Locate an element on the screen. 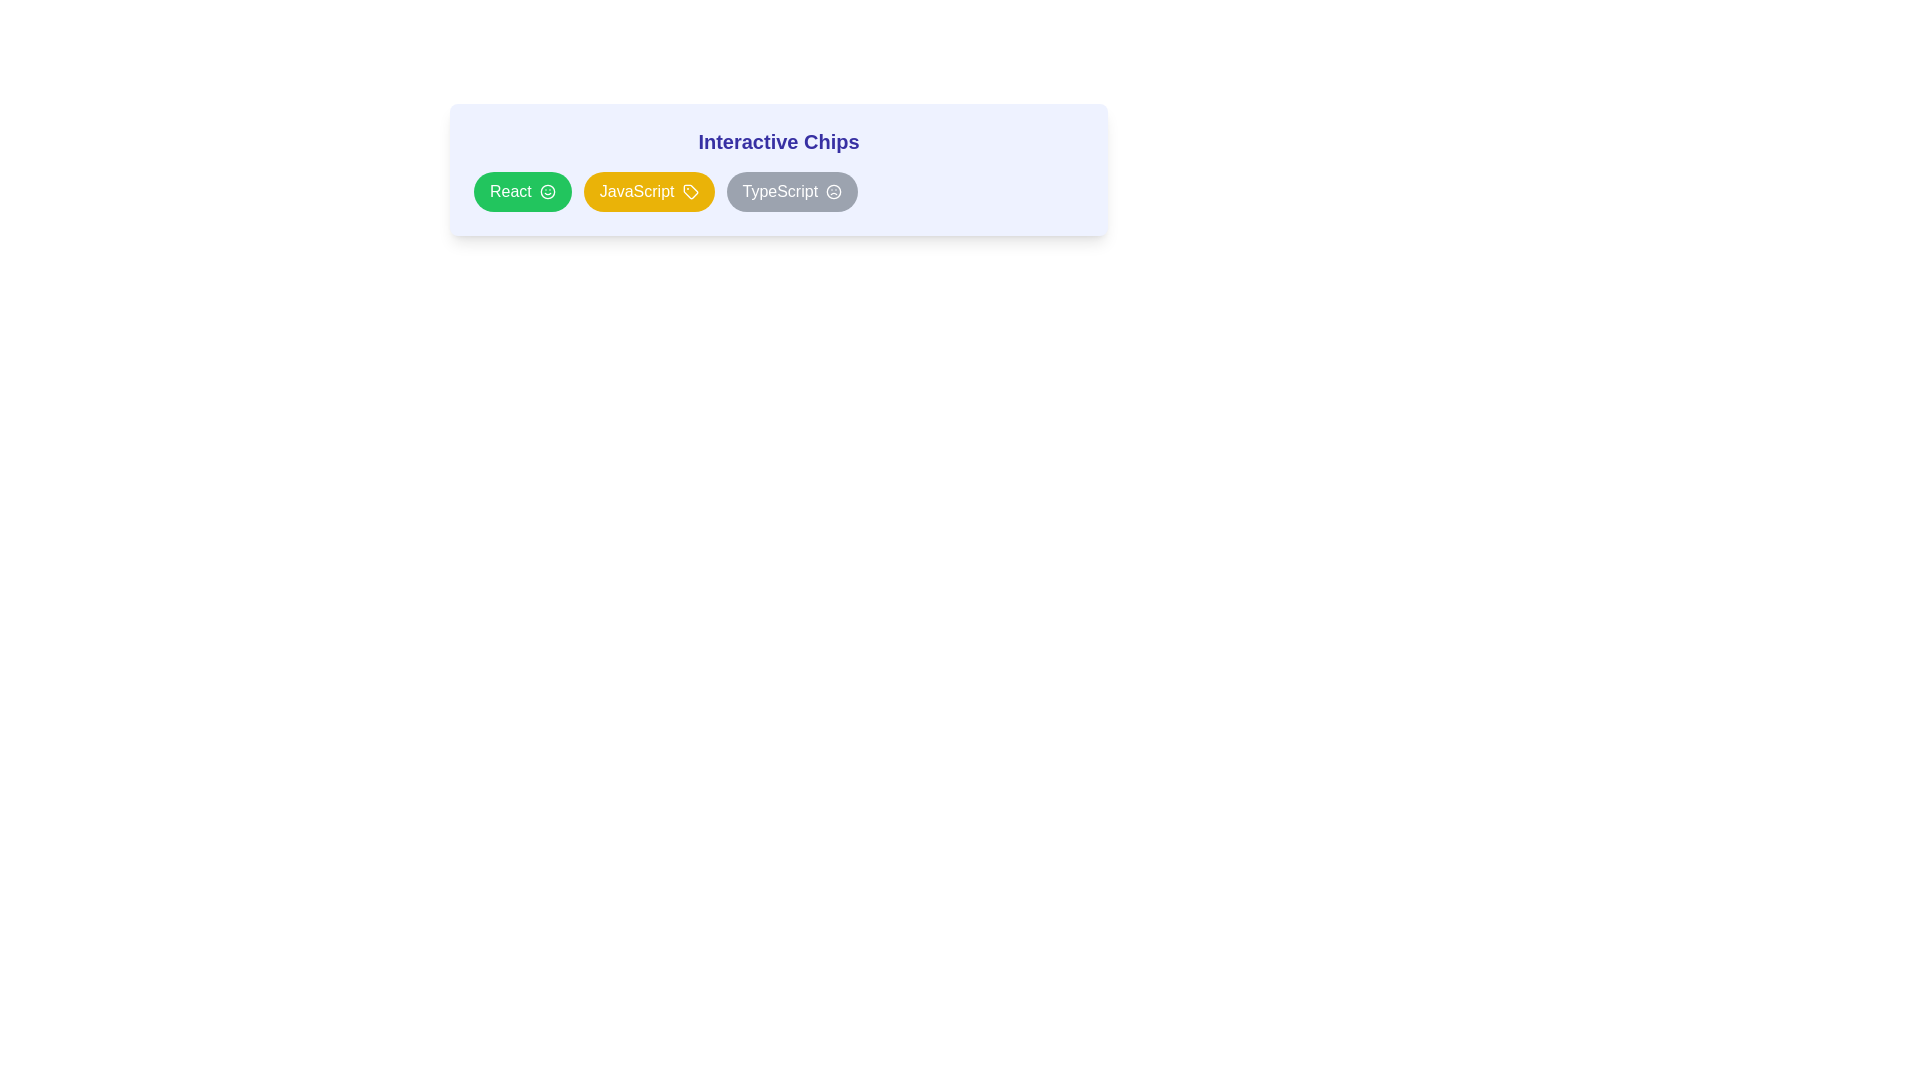  the label component that identifies the chip as 'TypeScript', which is the third element in a row of interactive chips labeled 'React', 'JavaScript', and 'TypeScript' is located at coordinates (779, 192).